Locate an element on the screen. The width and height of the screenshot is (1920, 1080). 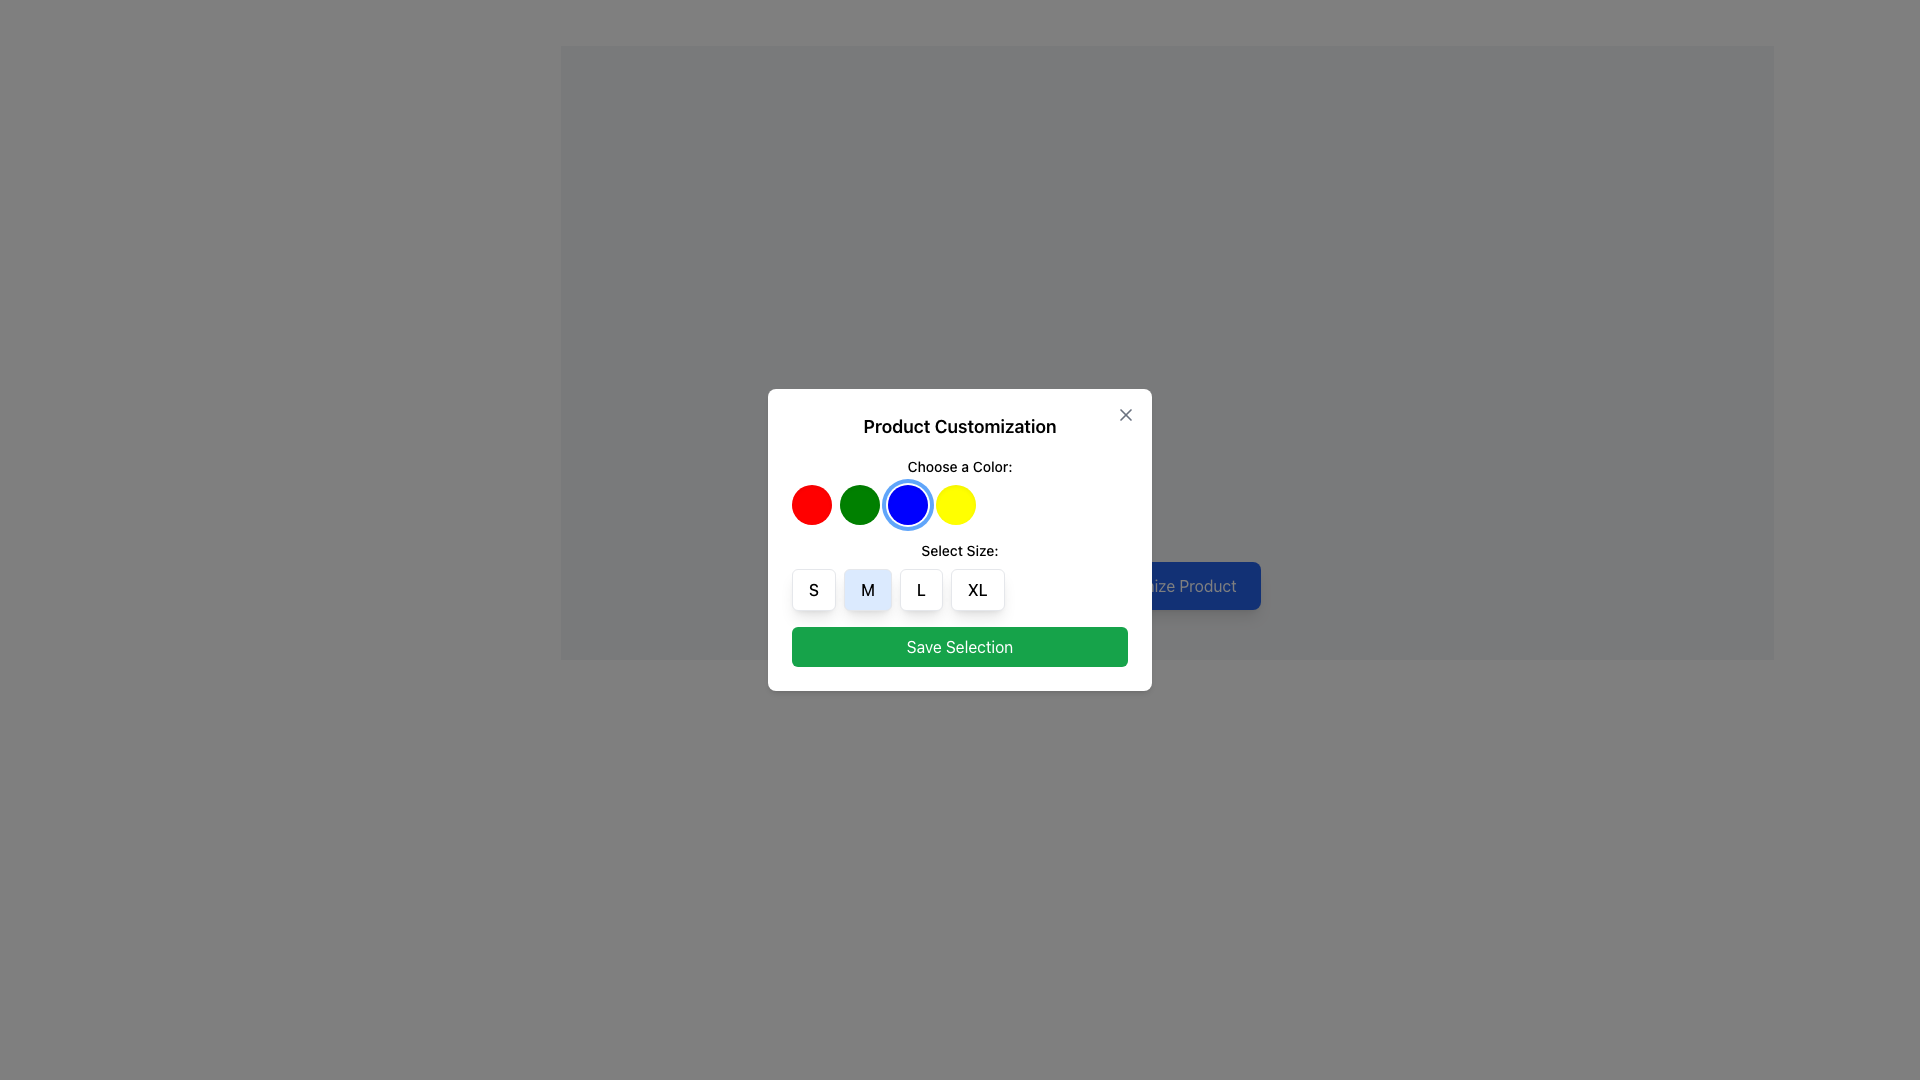
the first circular button on the left in the 'Product Customization' panel is located at coordinates (811, 504).